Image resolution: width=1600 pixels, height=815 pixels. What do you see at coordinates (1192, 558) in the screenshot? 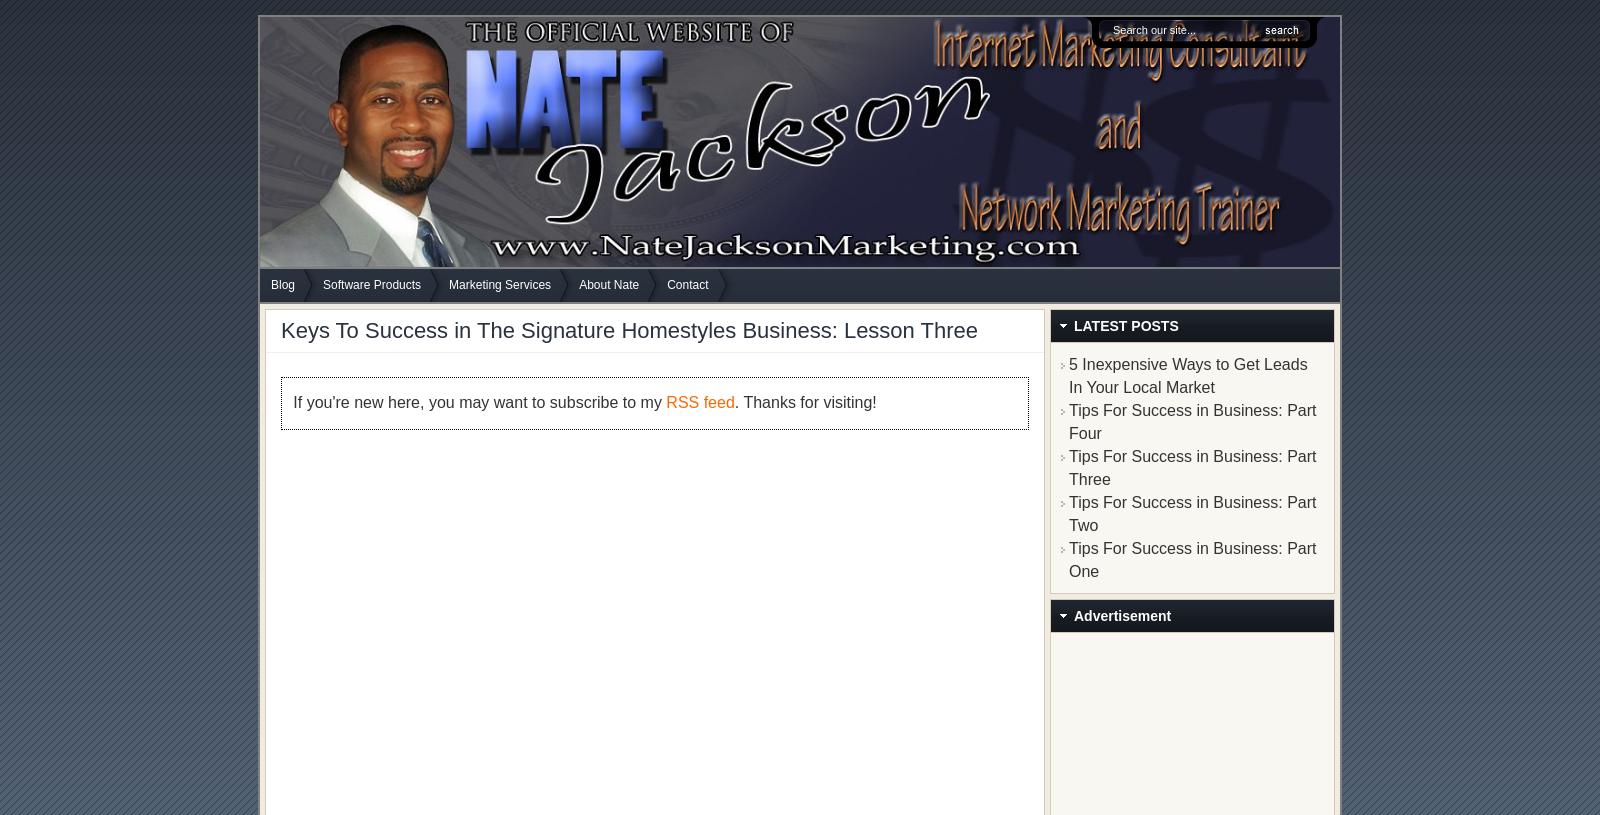
I see `'Tips For Success in Business: Part One'` at bounding box center [1192, 558].